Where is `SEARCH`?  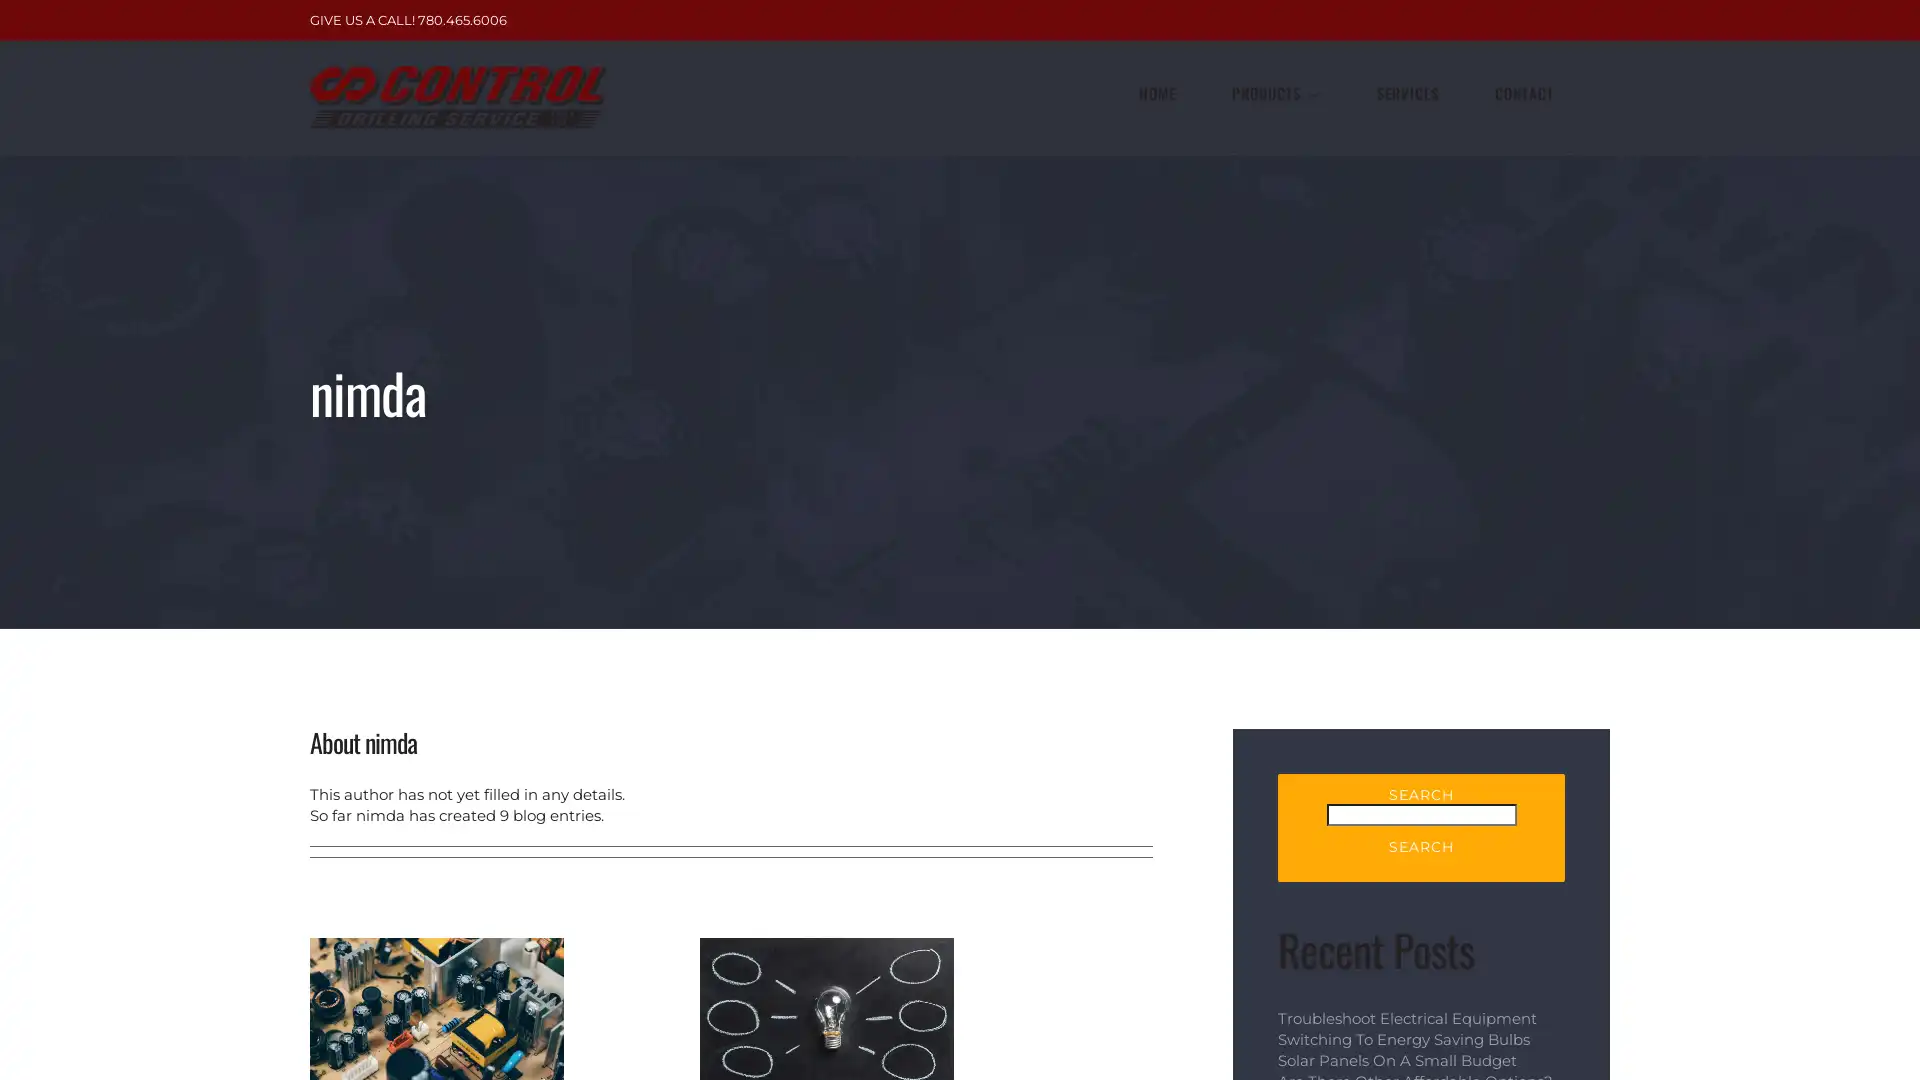 SEARCH is located at coordinates (1420, 847).